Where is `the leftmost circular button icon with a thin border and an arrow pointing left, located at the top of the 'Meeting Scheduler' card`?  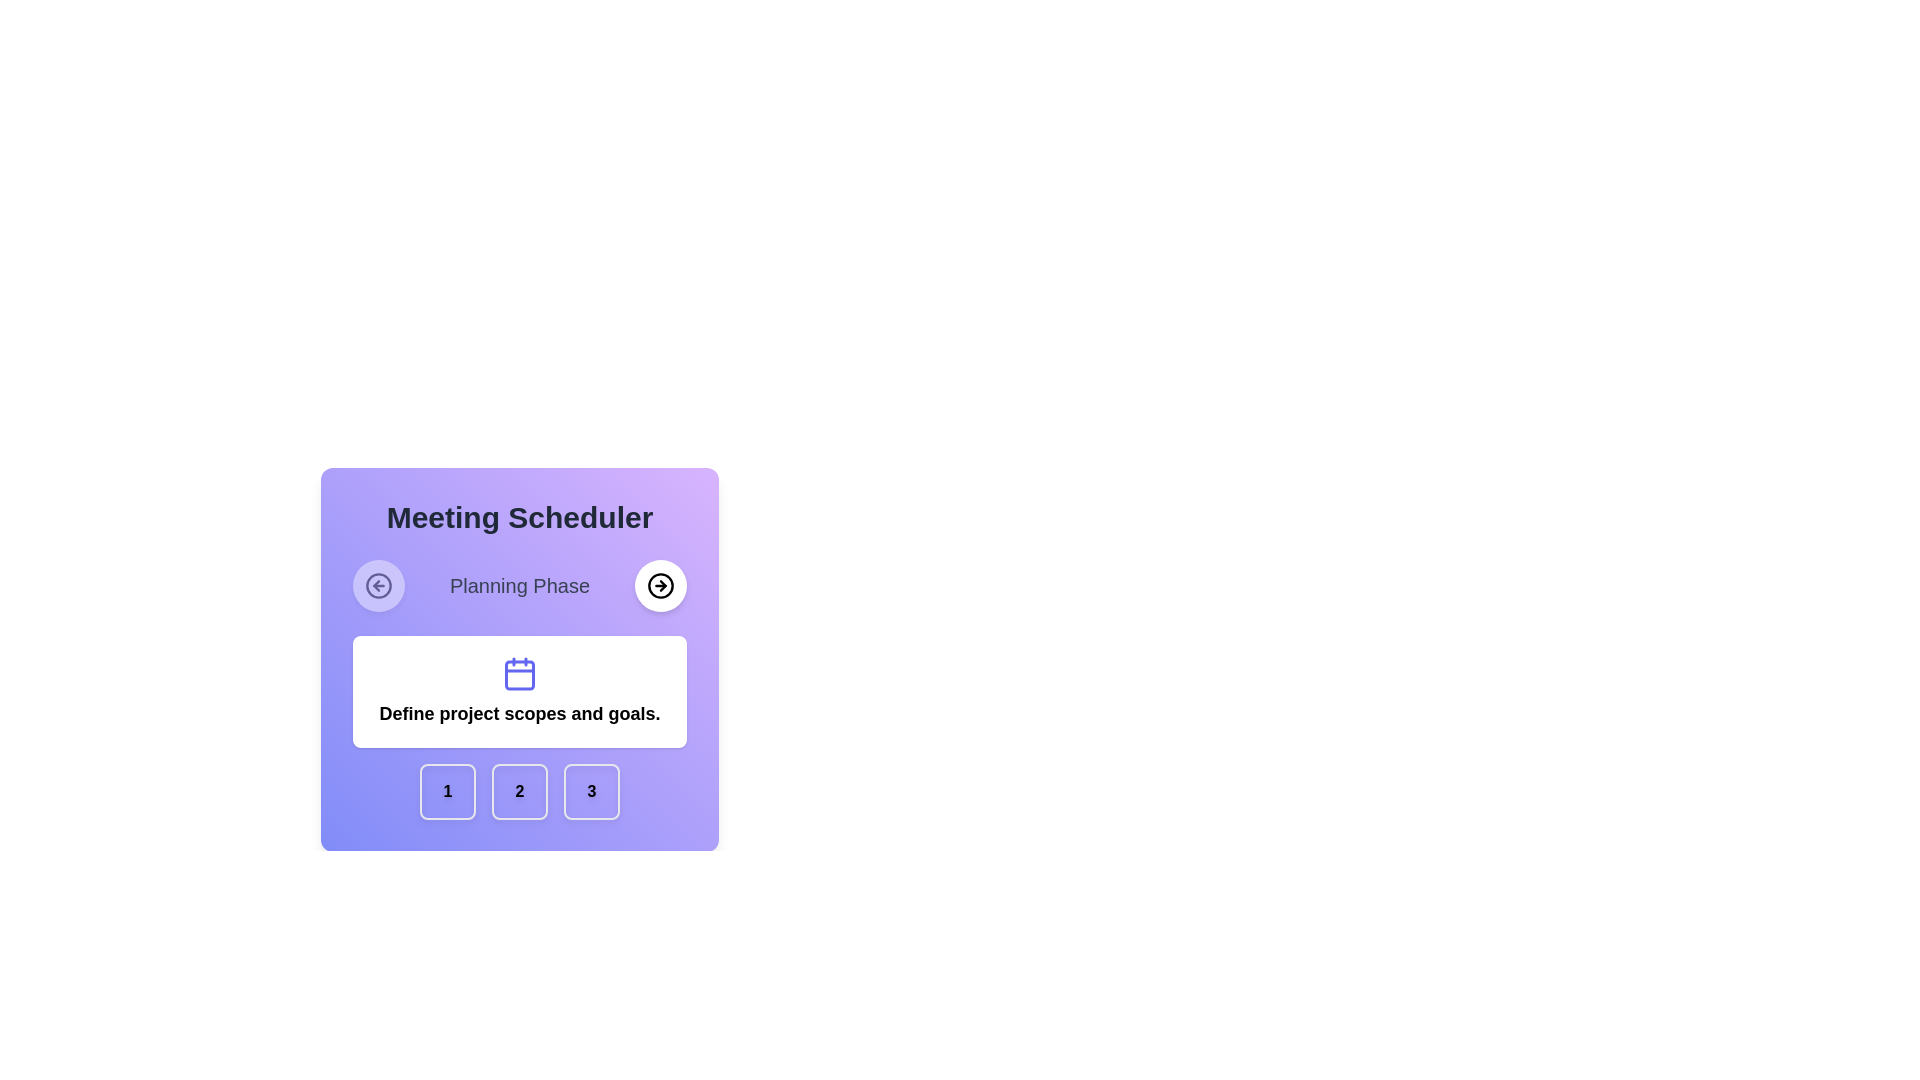 the leftmost circular button icon with a thin border and an arrow pointing left, located at the top of the 'Meeting Scheduler' card is located at coordinates (379, 585).